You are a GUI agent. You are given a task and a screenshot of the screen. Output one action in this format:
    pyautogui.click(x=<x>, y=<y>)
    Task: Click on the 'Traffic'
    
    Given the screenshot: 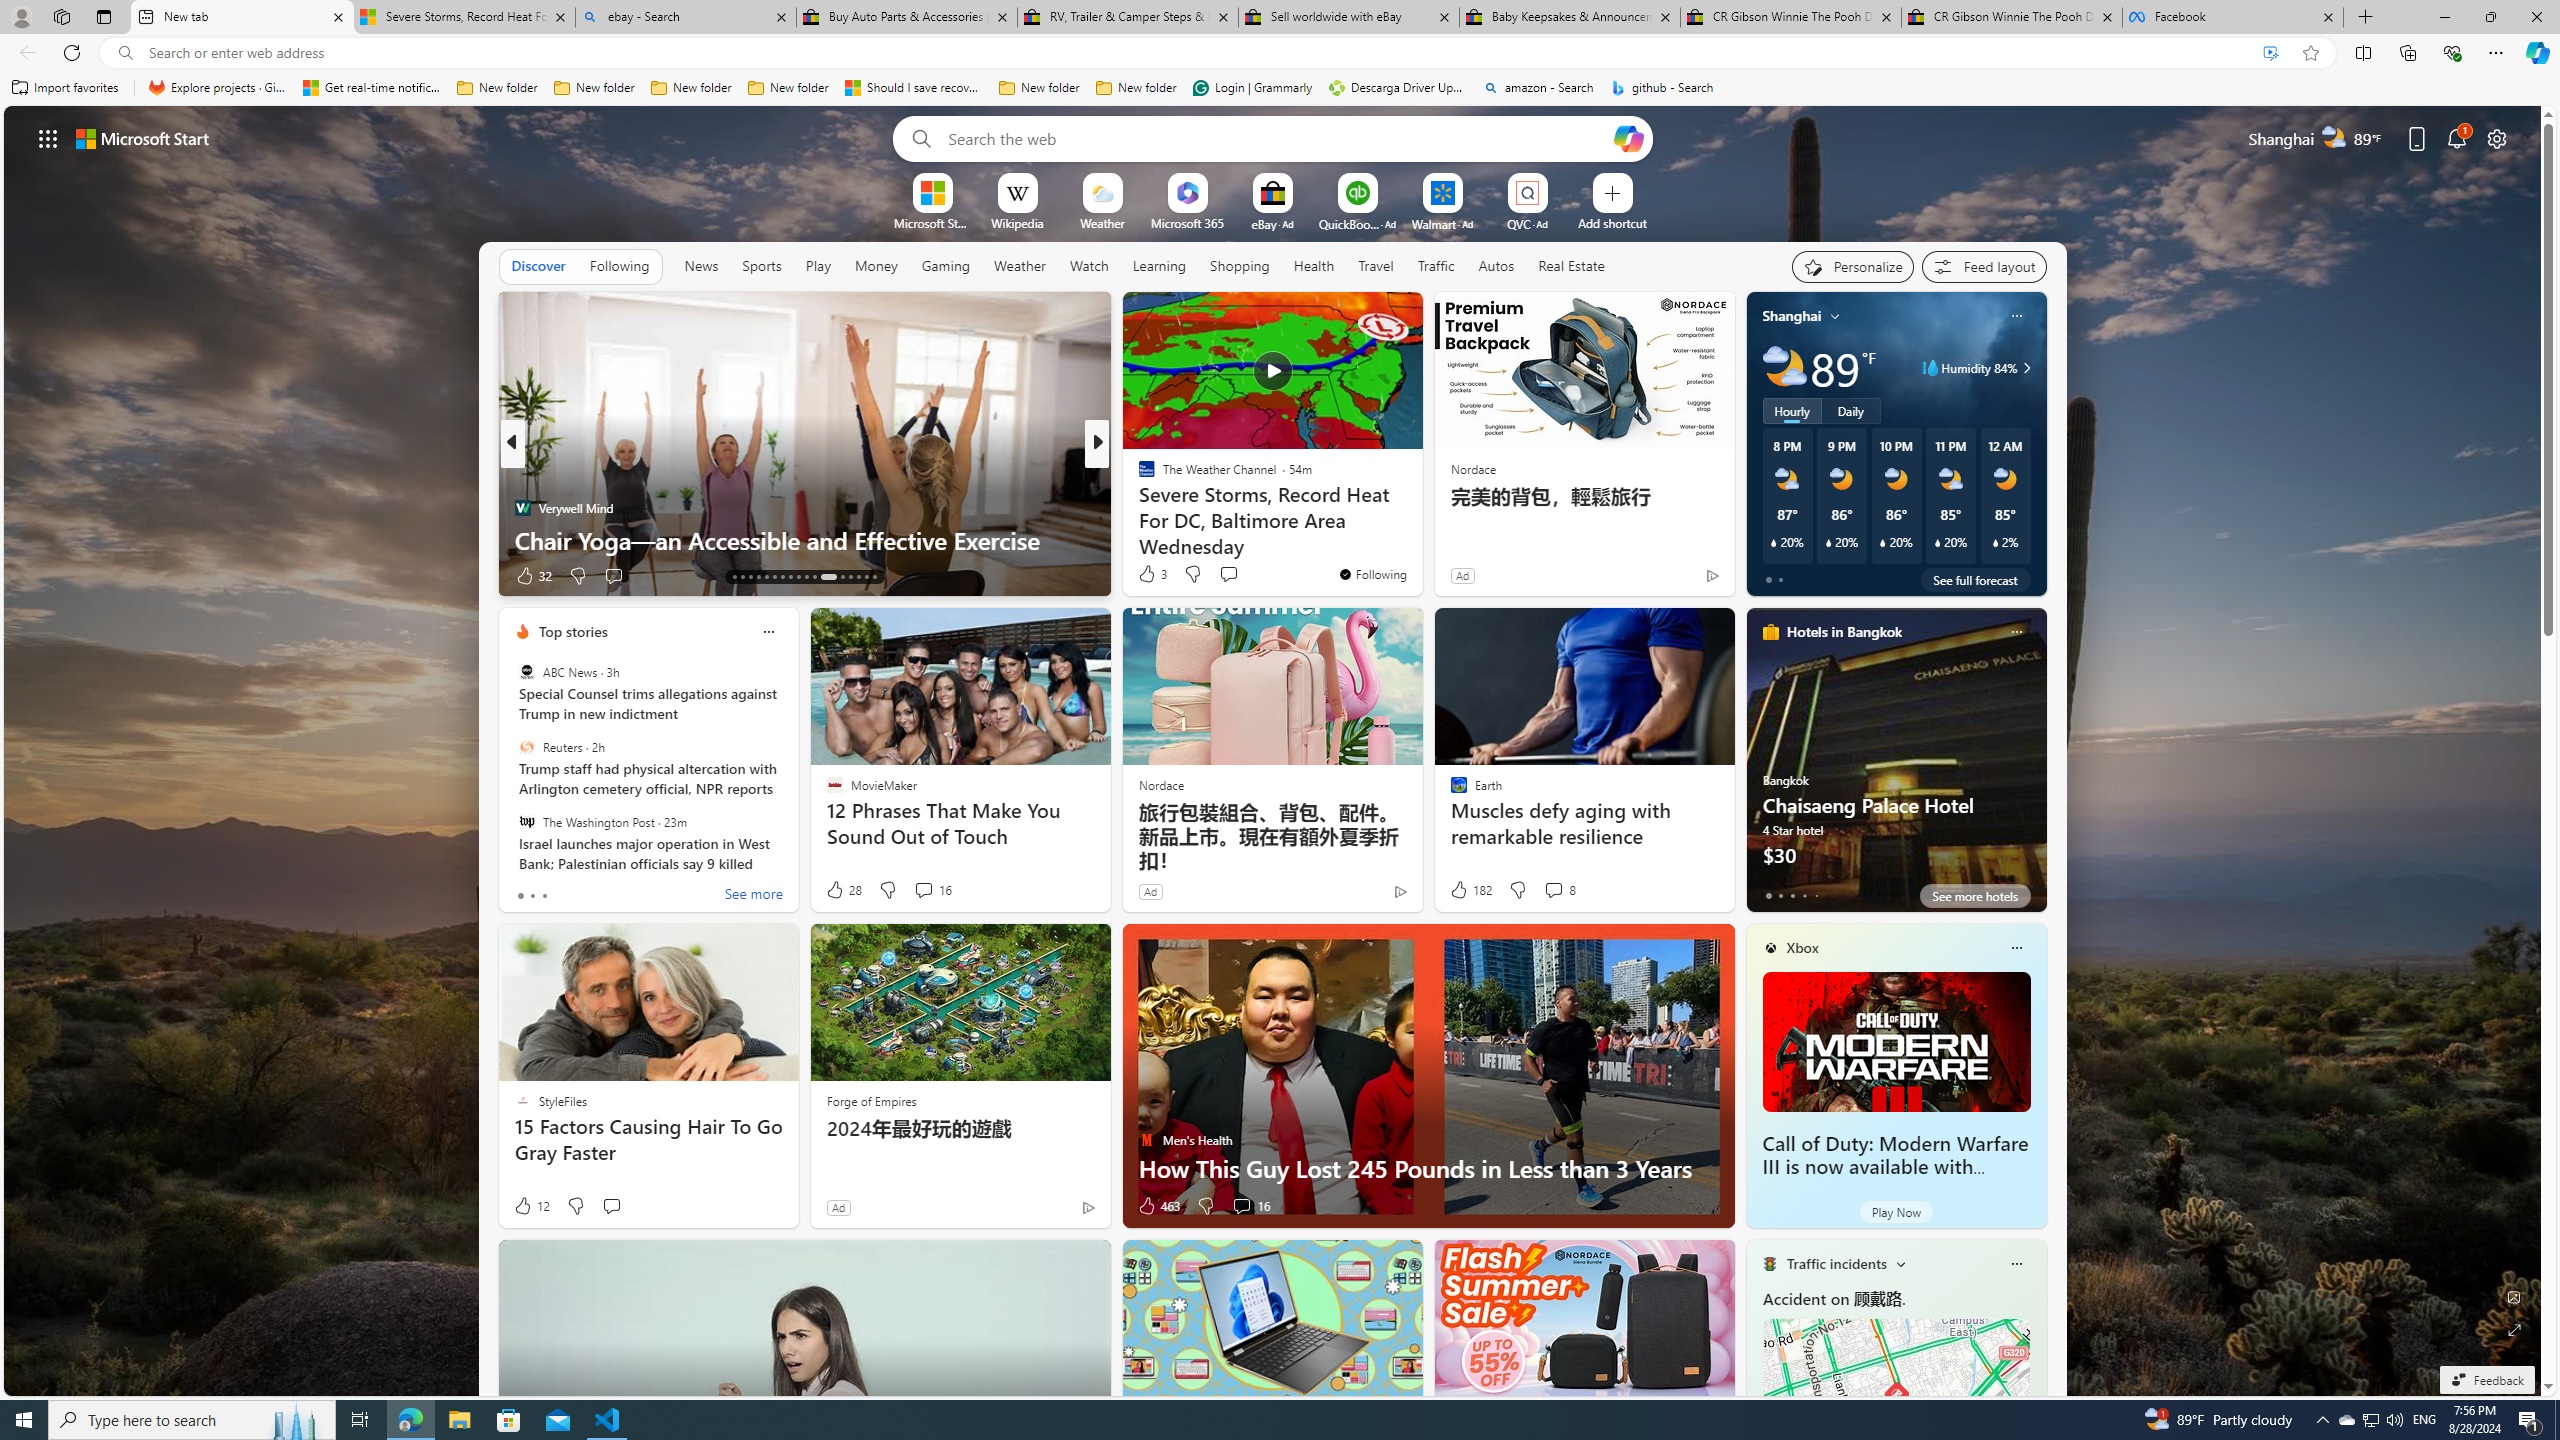 What is the action you would take?
    pyautogui.click(x=1435, y=264)
    